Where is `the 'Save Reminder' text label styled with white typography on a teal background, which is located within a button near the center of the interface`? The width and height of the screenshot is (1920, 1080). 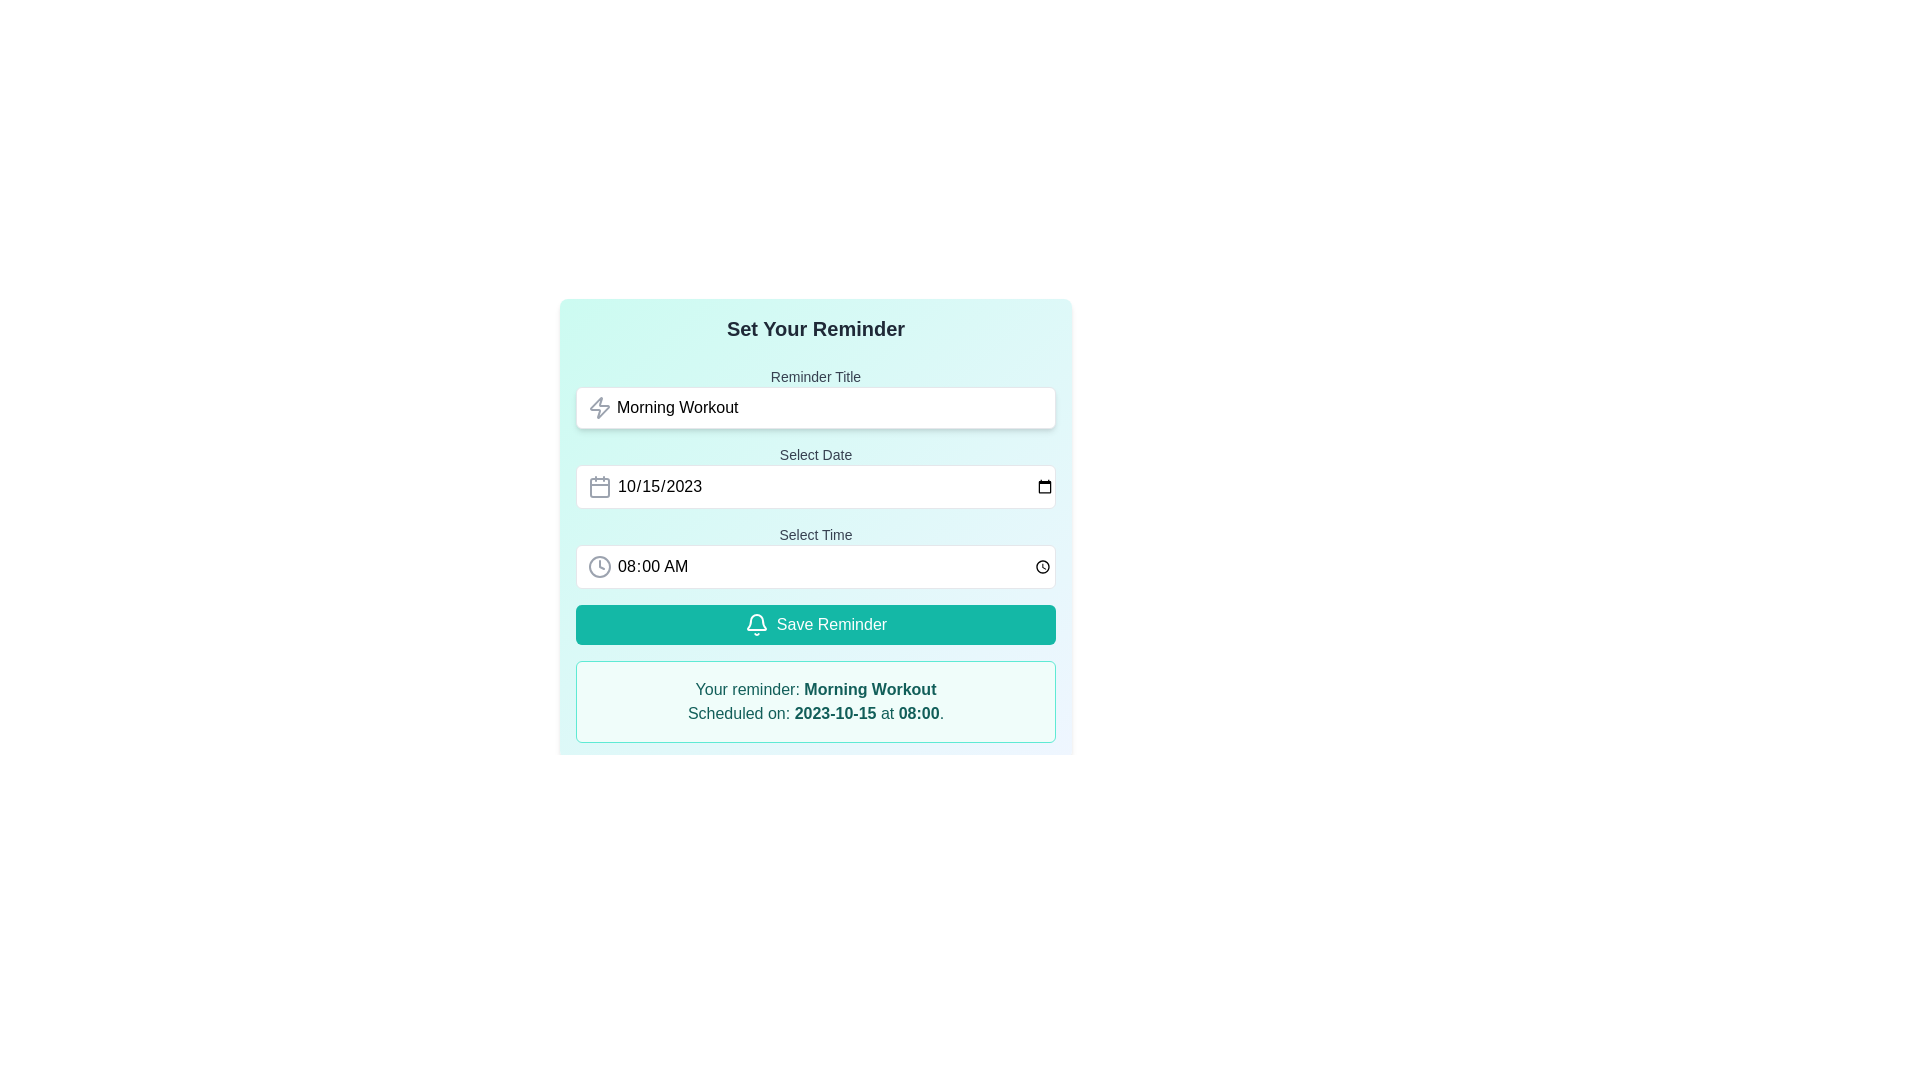
the 'Save Reminder' text label styled with white typography on a teal background, which is located within a button near the center of the interface is located at coordinates (831, 623).